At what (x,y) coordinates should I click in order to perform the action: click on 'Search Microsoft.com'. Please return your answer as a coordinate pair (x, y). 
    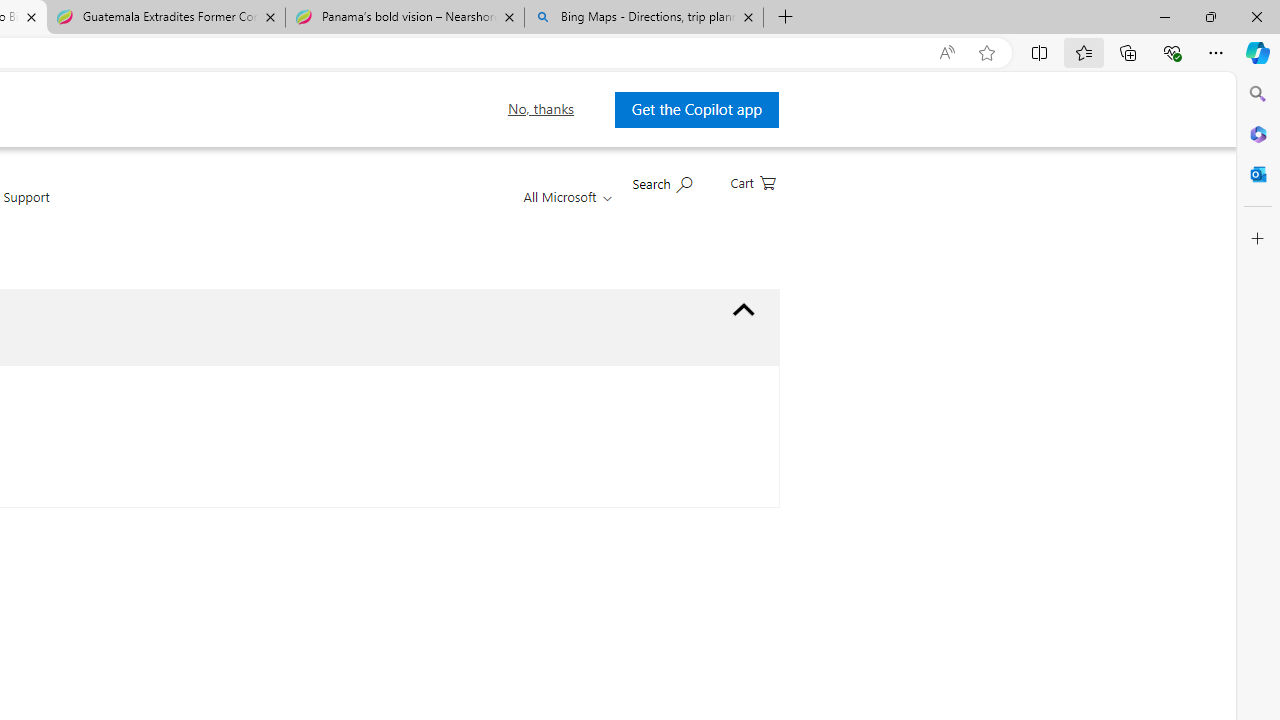
    Looking at the image, I should click on (662, 182).